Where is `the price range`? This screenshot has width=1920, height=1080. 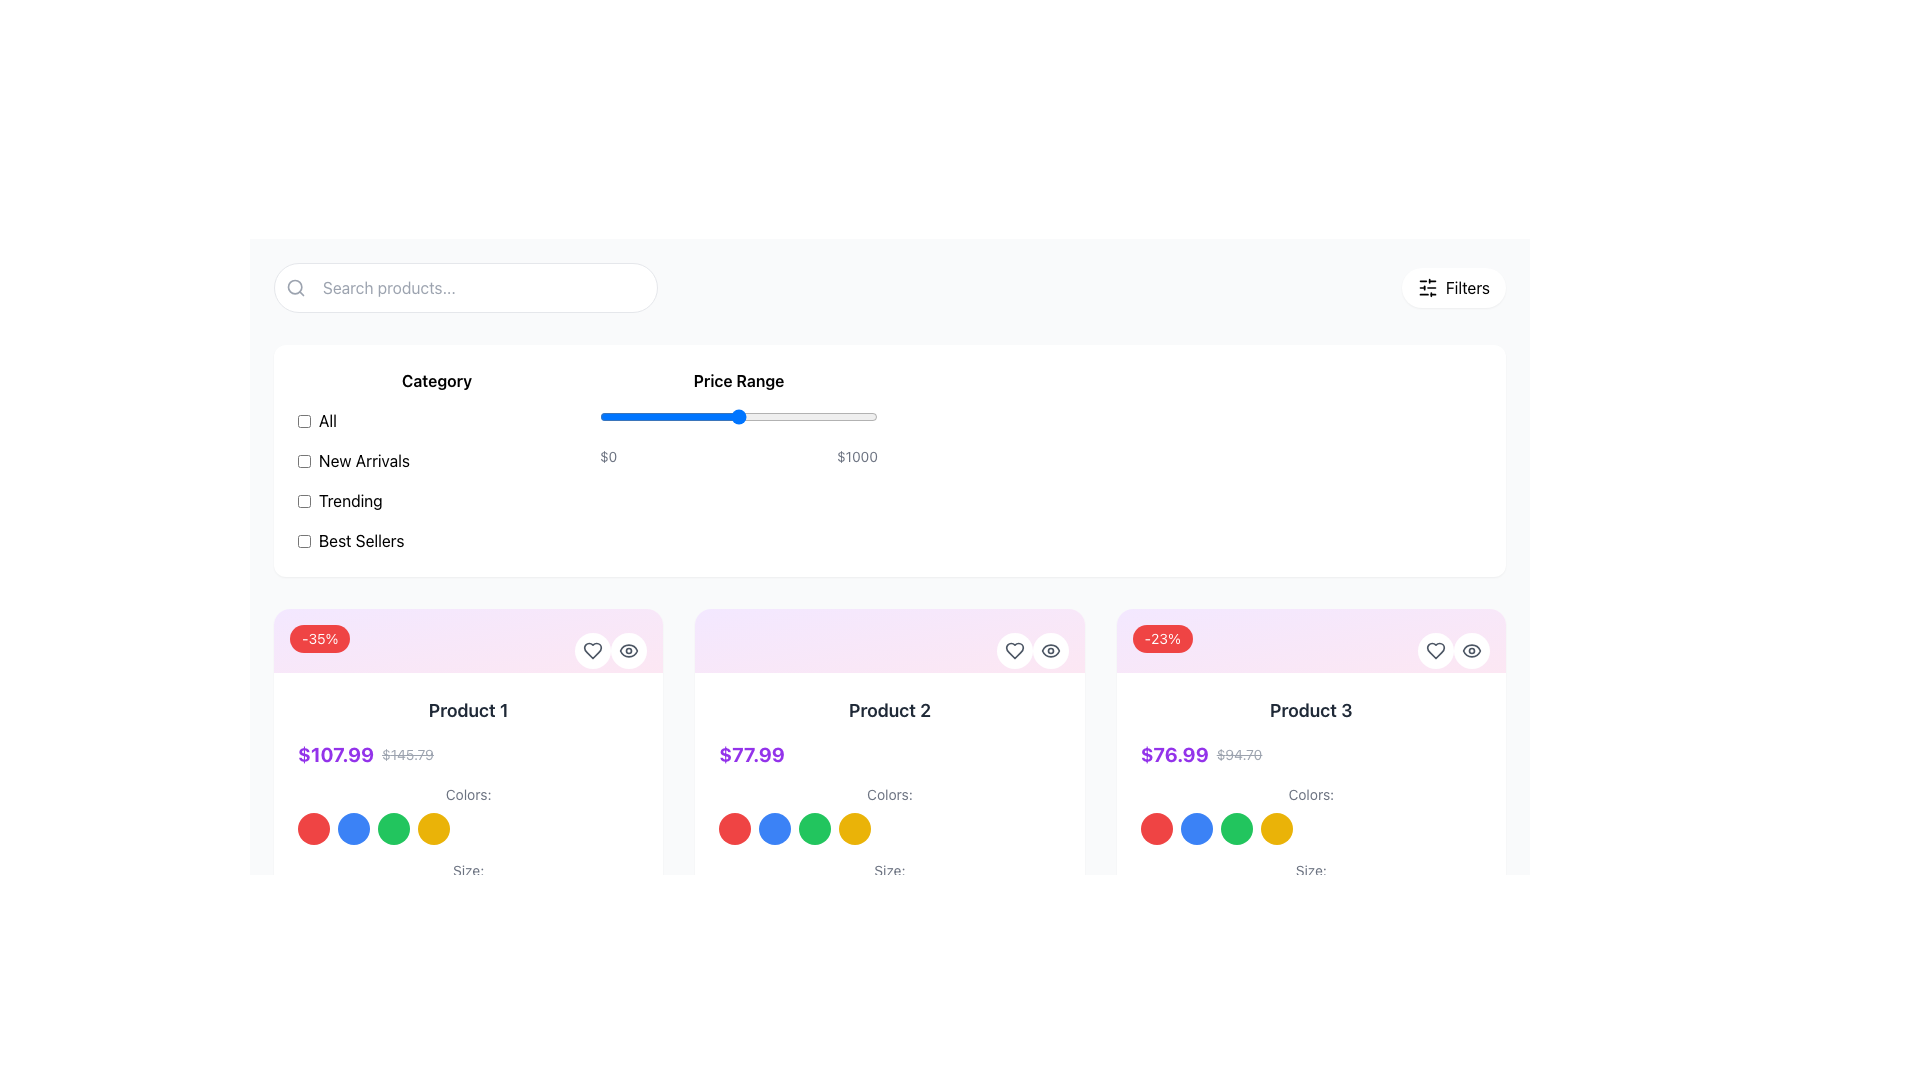
the price range is located at coordinates (726, 415).